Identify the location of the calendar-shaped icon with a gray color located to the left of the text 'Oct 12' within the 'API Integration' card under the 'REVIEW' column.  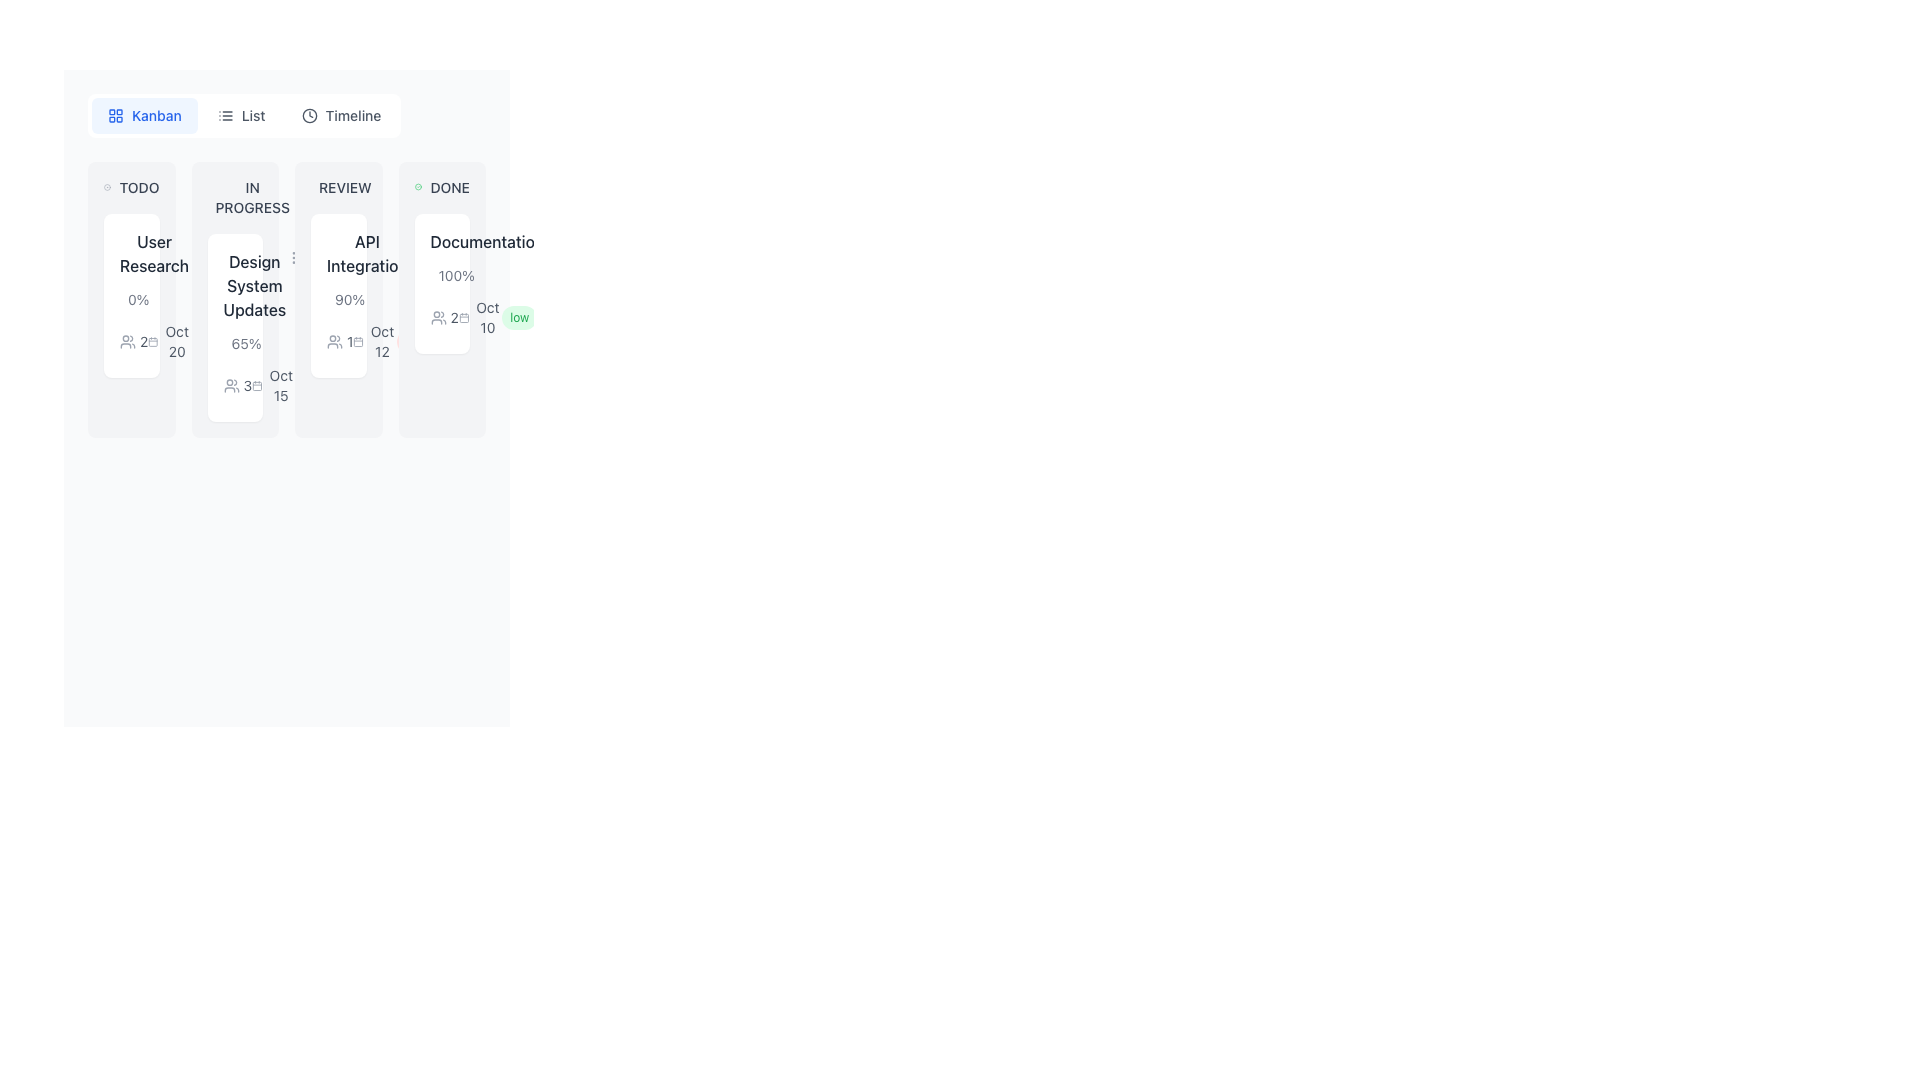
(358, 341).